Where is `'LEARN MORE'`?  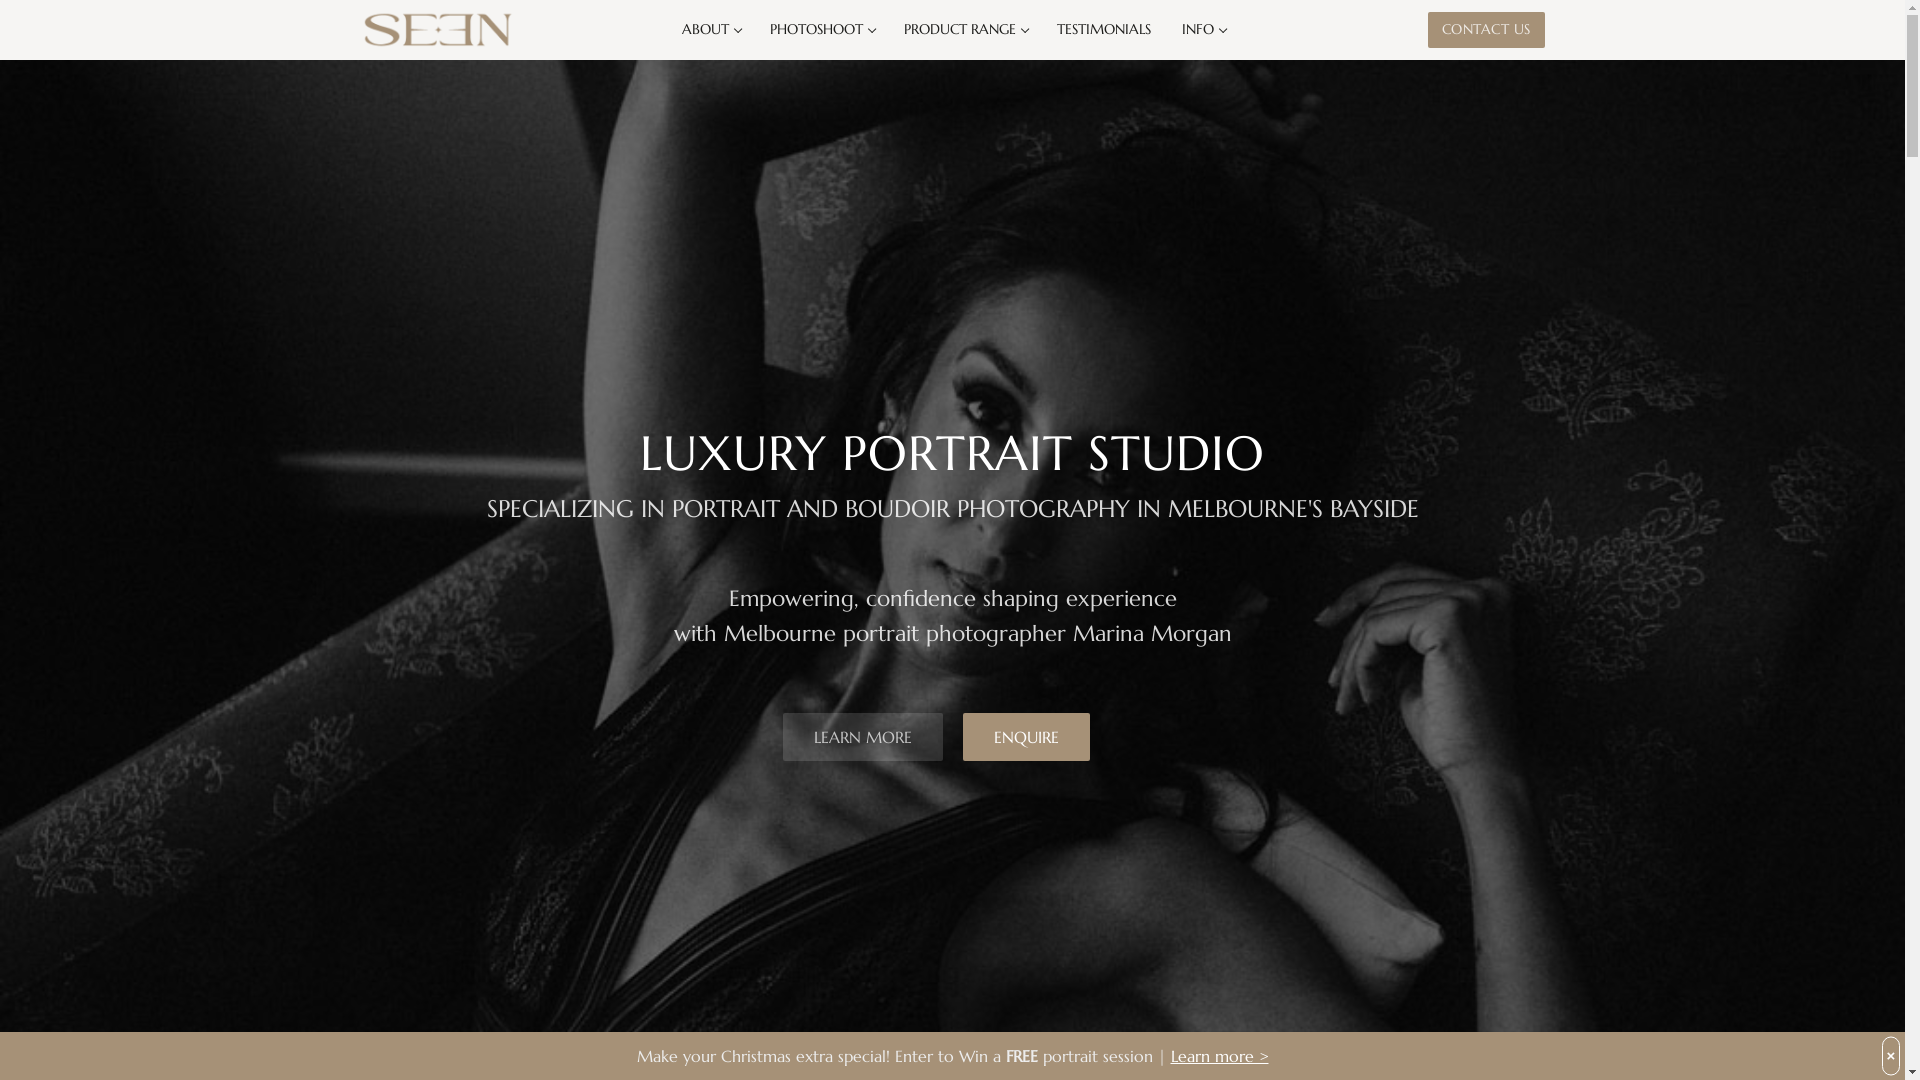
'LEARN MORE' is located at coordinates (862, 736).